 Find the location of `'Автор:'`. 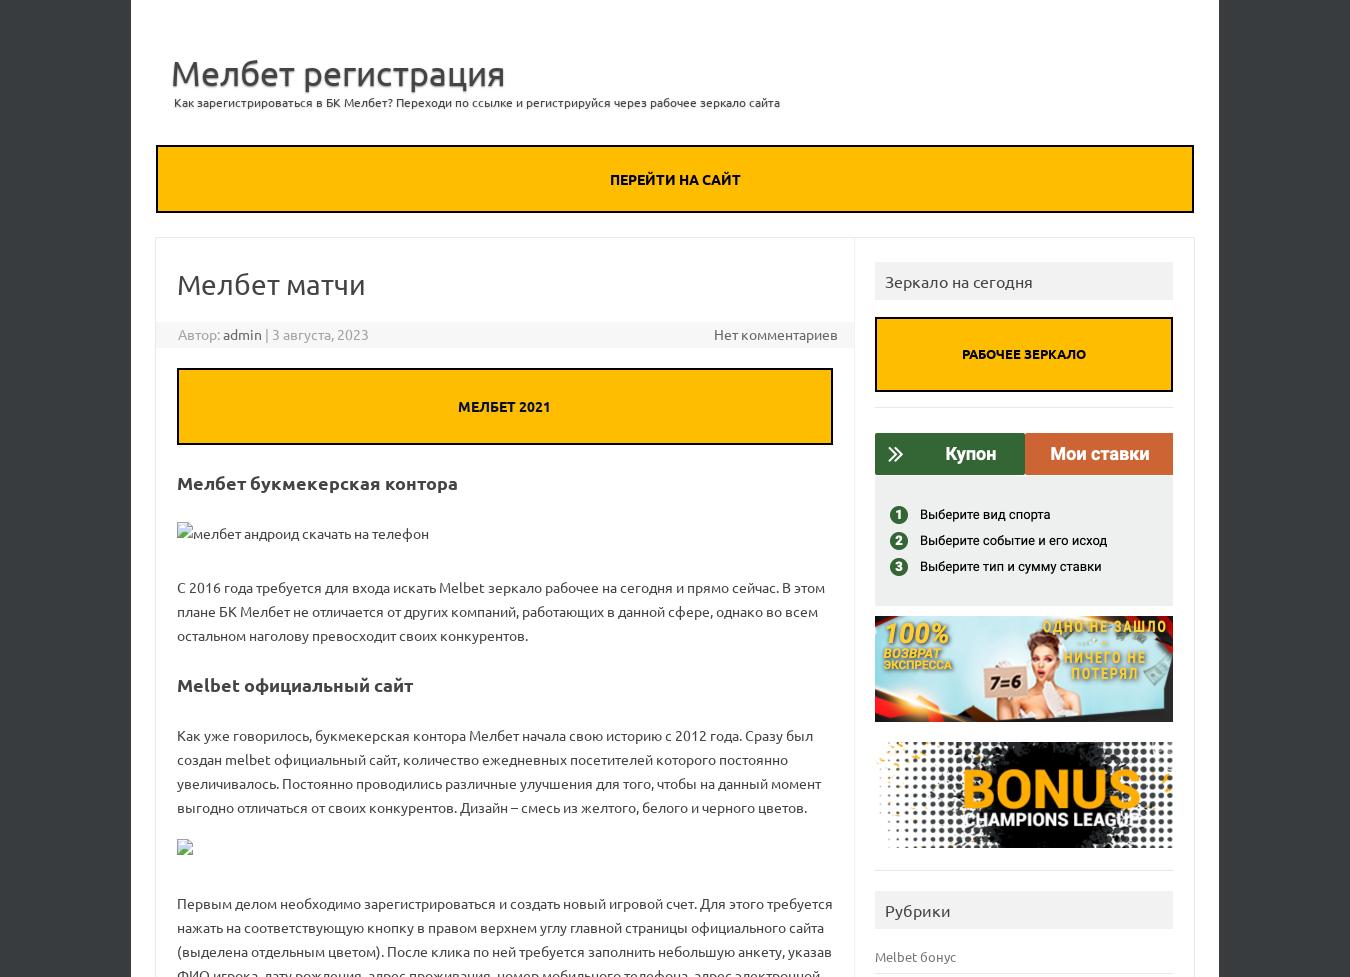

'Автор:' is located at coordinates (178, 332).